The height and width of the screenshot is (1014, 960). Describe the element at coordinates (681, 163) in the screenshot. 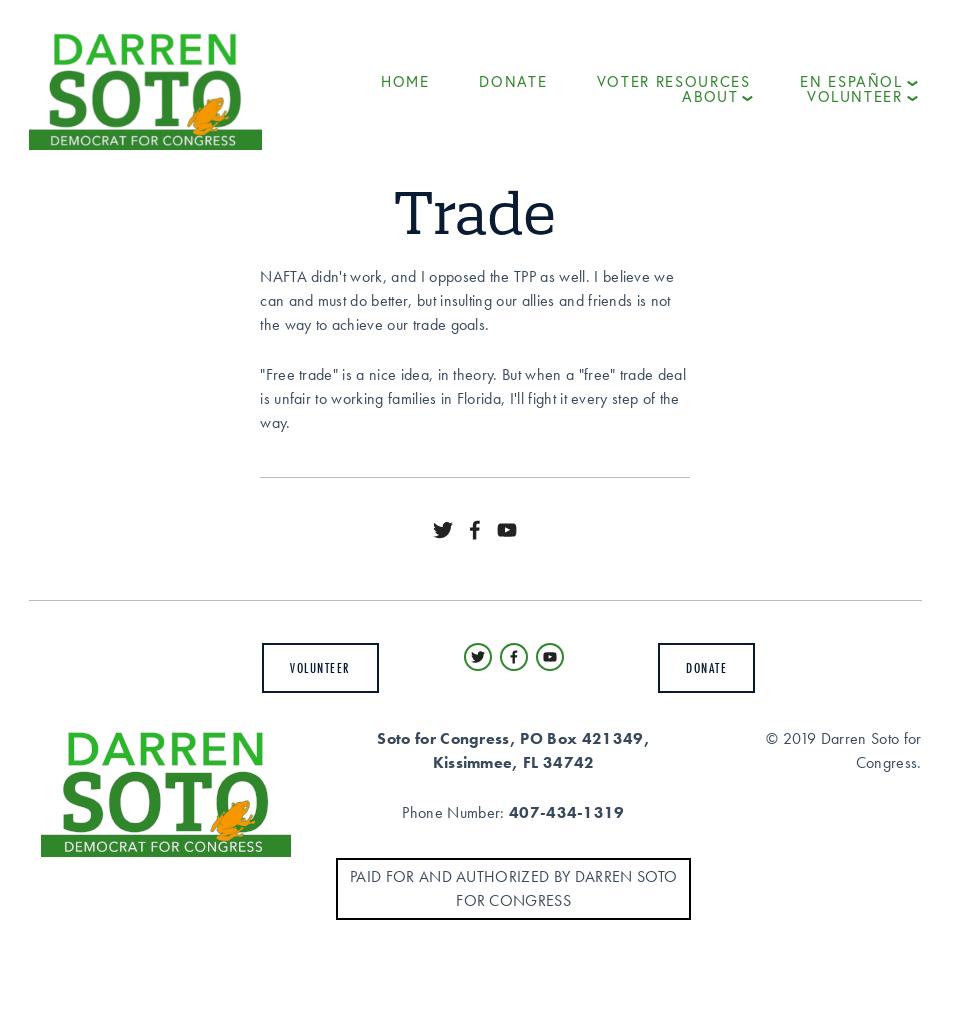

I see `'Issues'` at that location.